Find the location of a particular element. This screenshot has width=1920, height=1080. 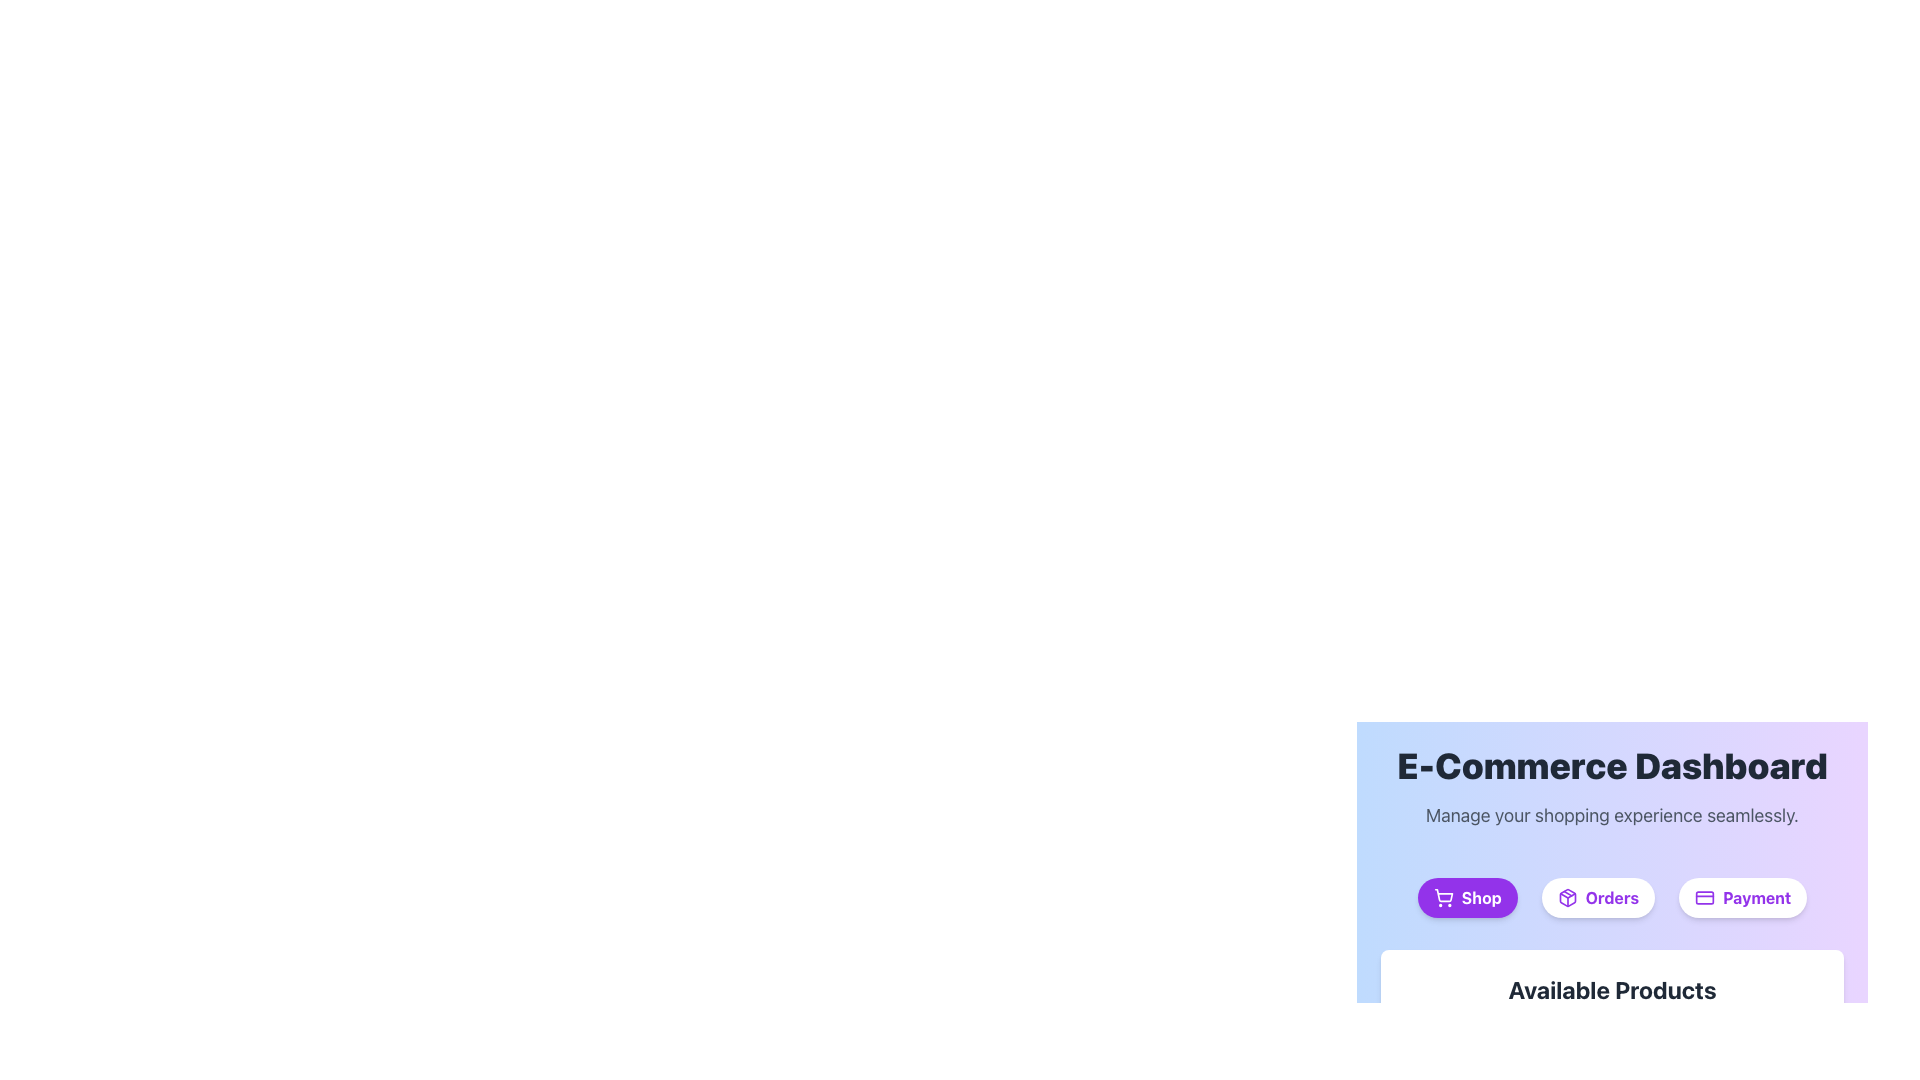

the small rectangle with rounded corners that is part of the credit card icon located at the bottom-right part of the main interface is located at coordinates (1703, 897).